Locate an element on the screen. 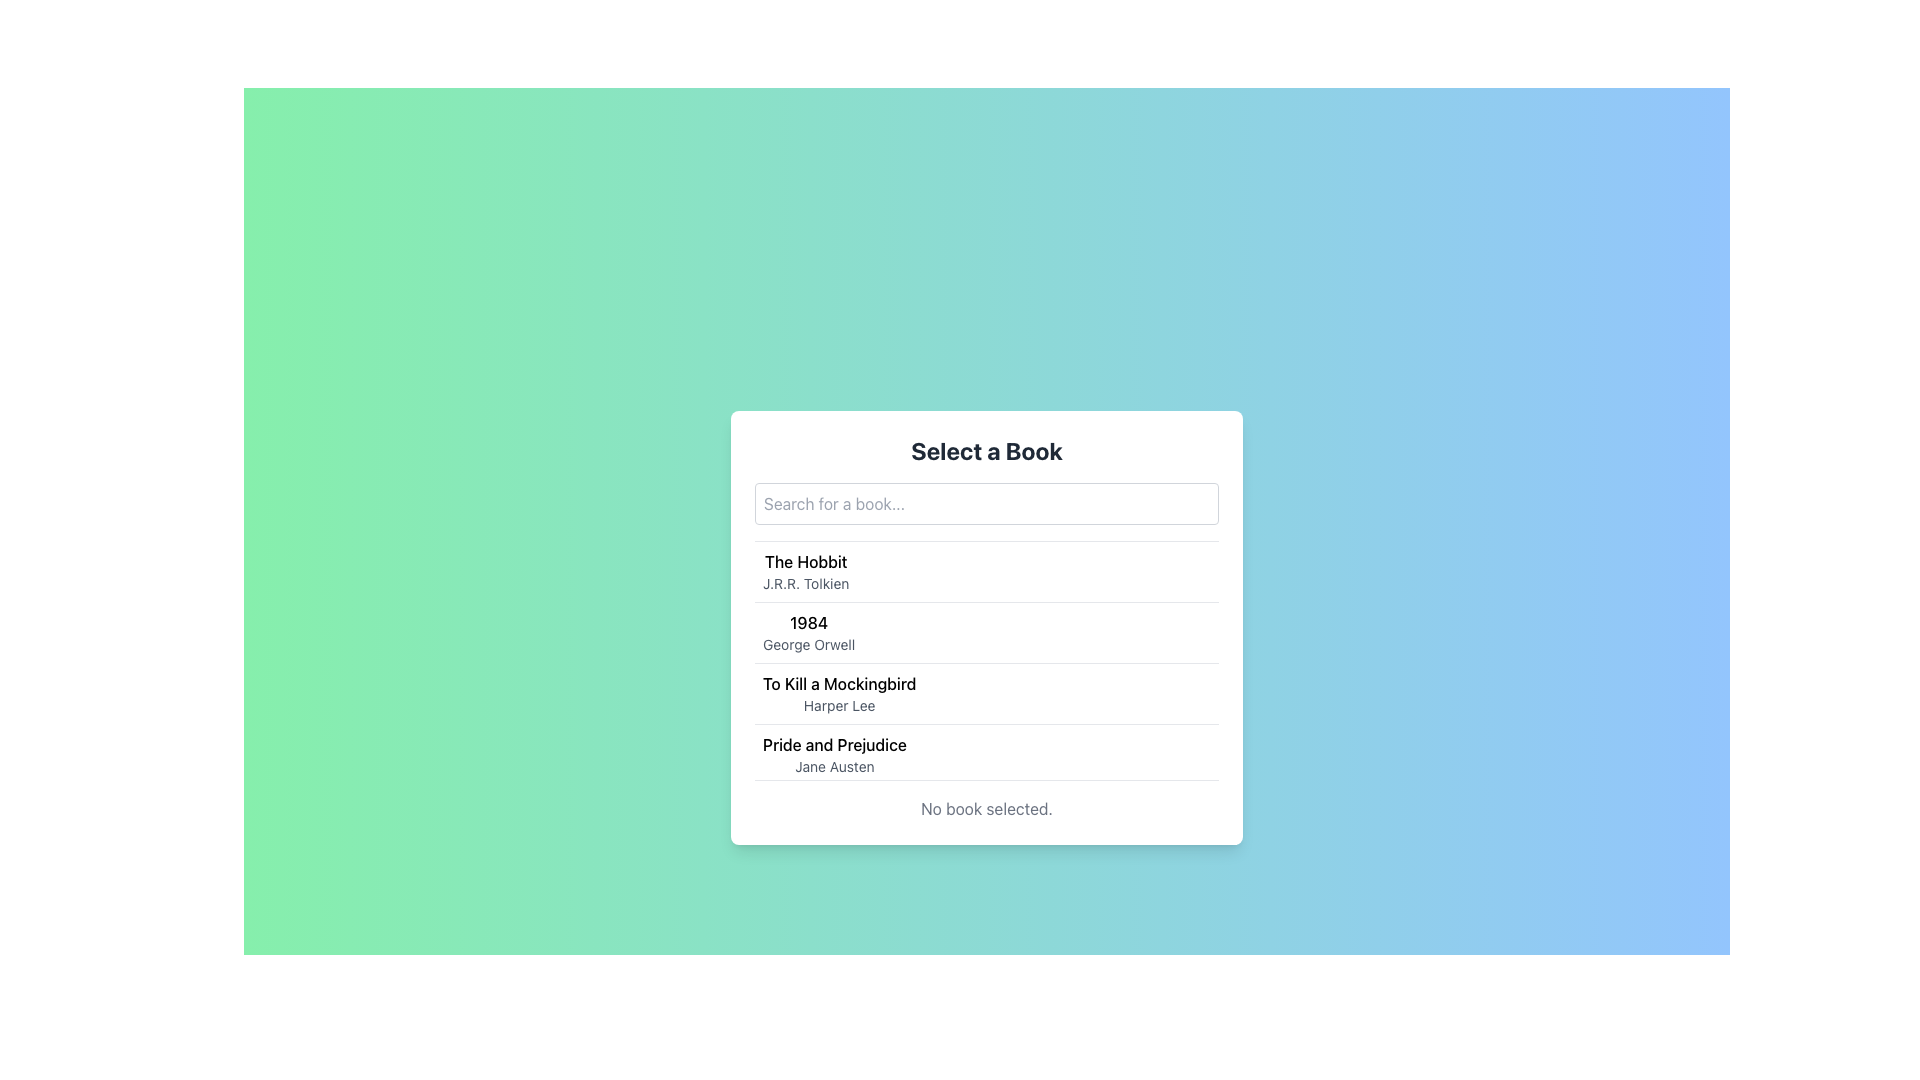 Image resolution: width=1920 pixels, height=1080 pixels. the title label for the book 'The Hobbit' to reference the associated list item is located at coordinates (806, 562).